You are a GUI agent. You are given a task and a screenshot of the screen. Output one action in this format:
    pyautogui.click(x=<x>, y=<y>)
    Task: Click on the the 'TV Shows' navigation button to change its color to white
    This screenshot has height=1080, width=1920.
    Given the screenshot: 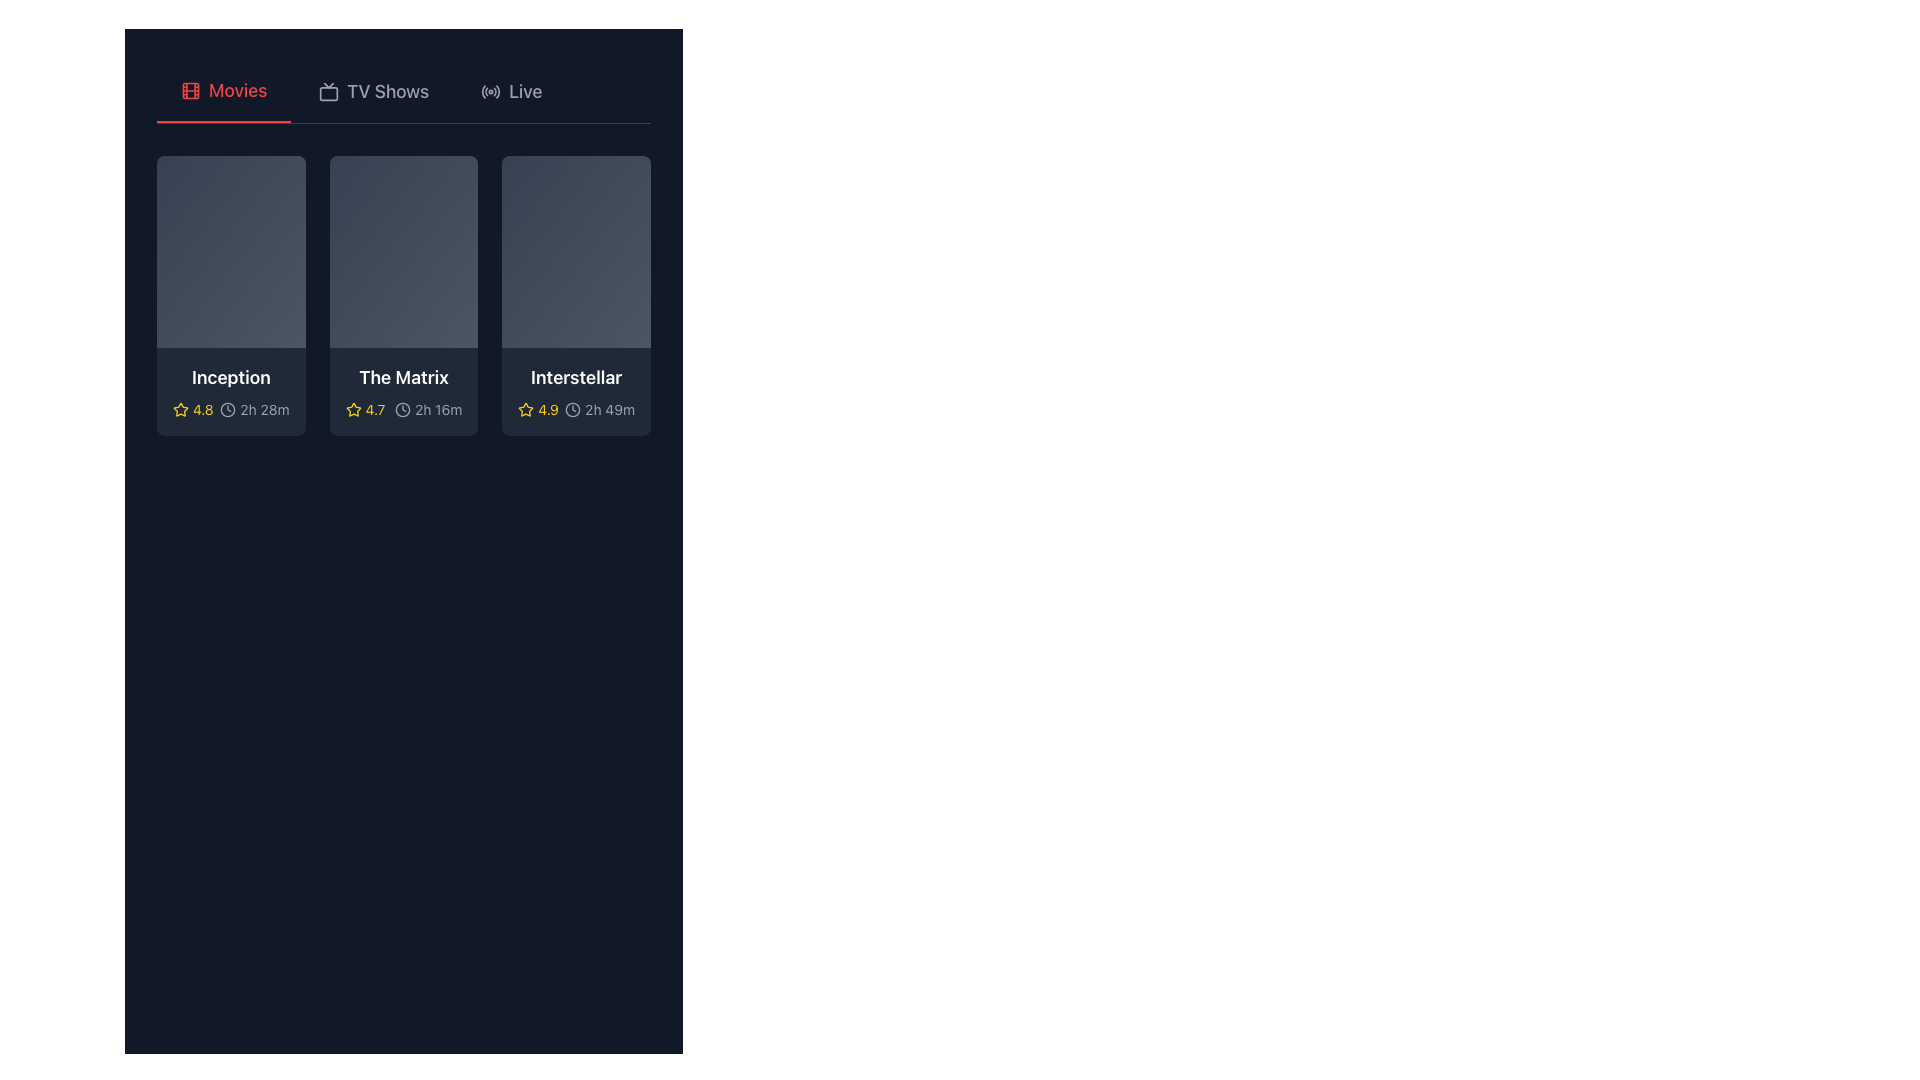 What is the action you would take?
    pyautogui.click(x=374, y=92)
    